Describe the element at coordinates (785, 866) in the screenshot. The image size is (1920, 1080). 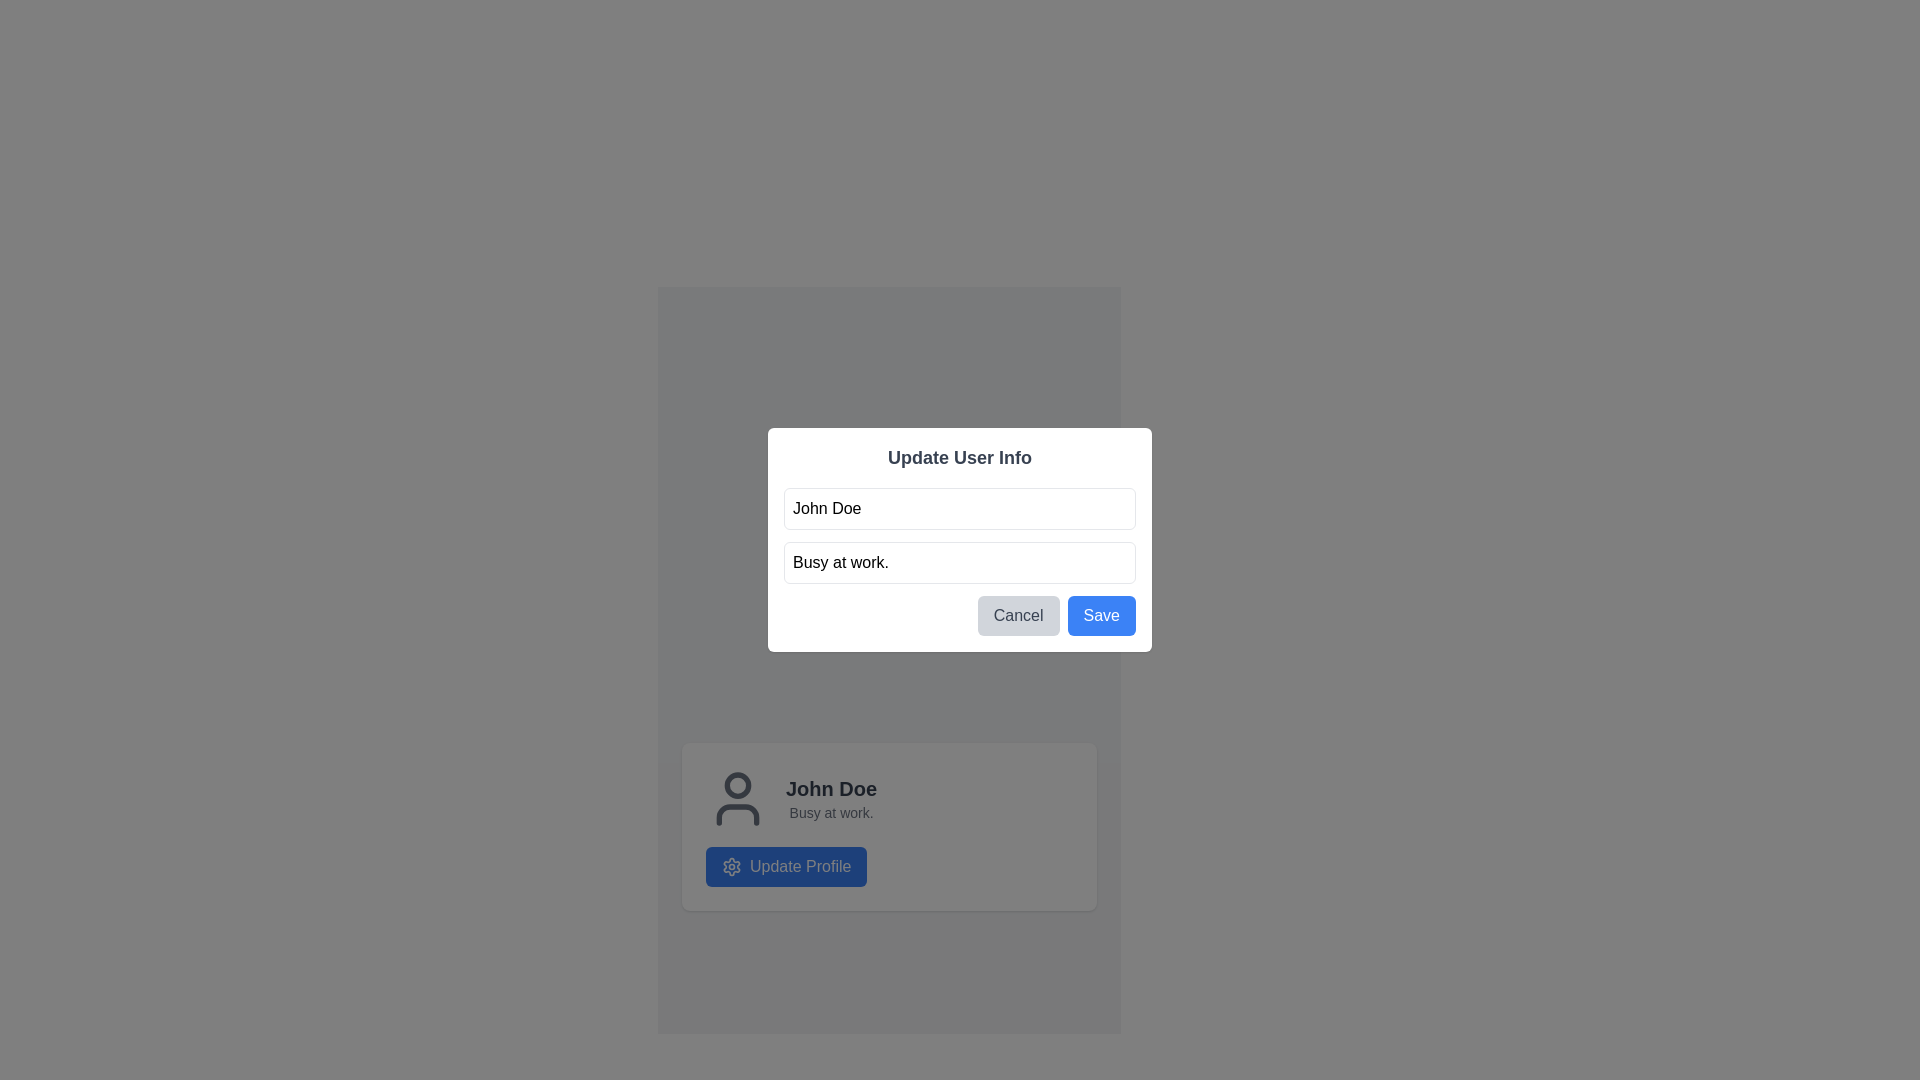
I see `the profile update button located at the bottom of the user information card, below the text 'Busy at work.' and to the right of the avatar representation` at that location.